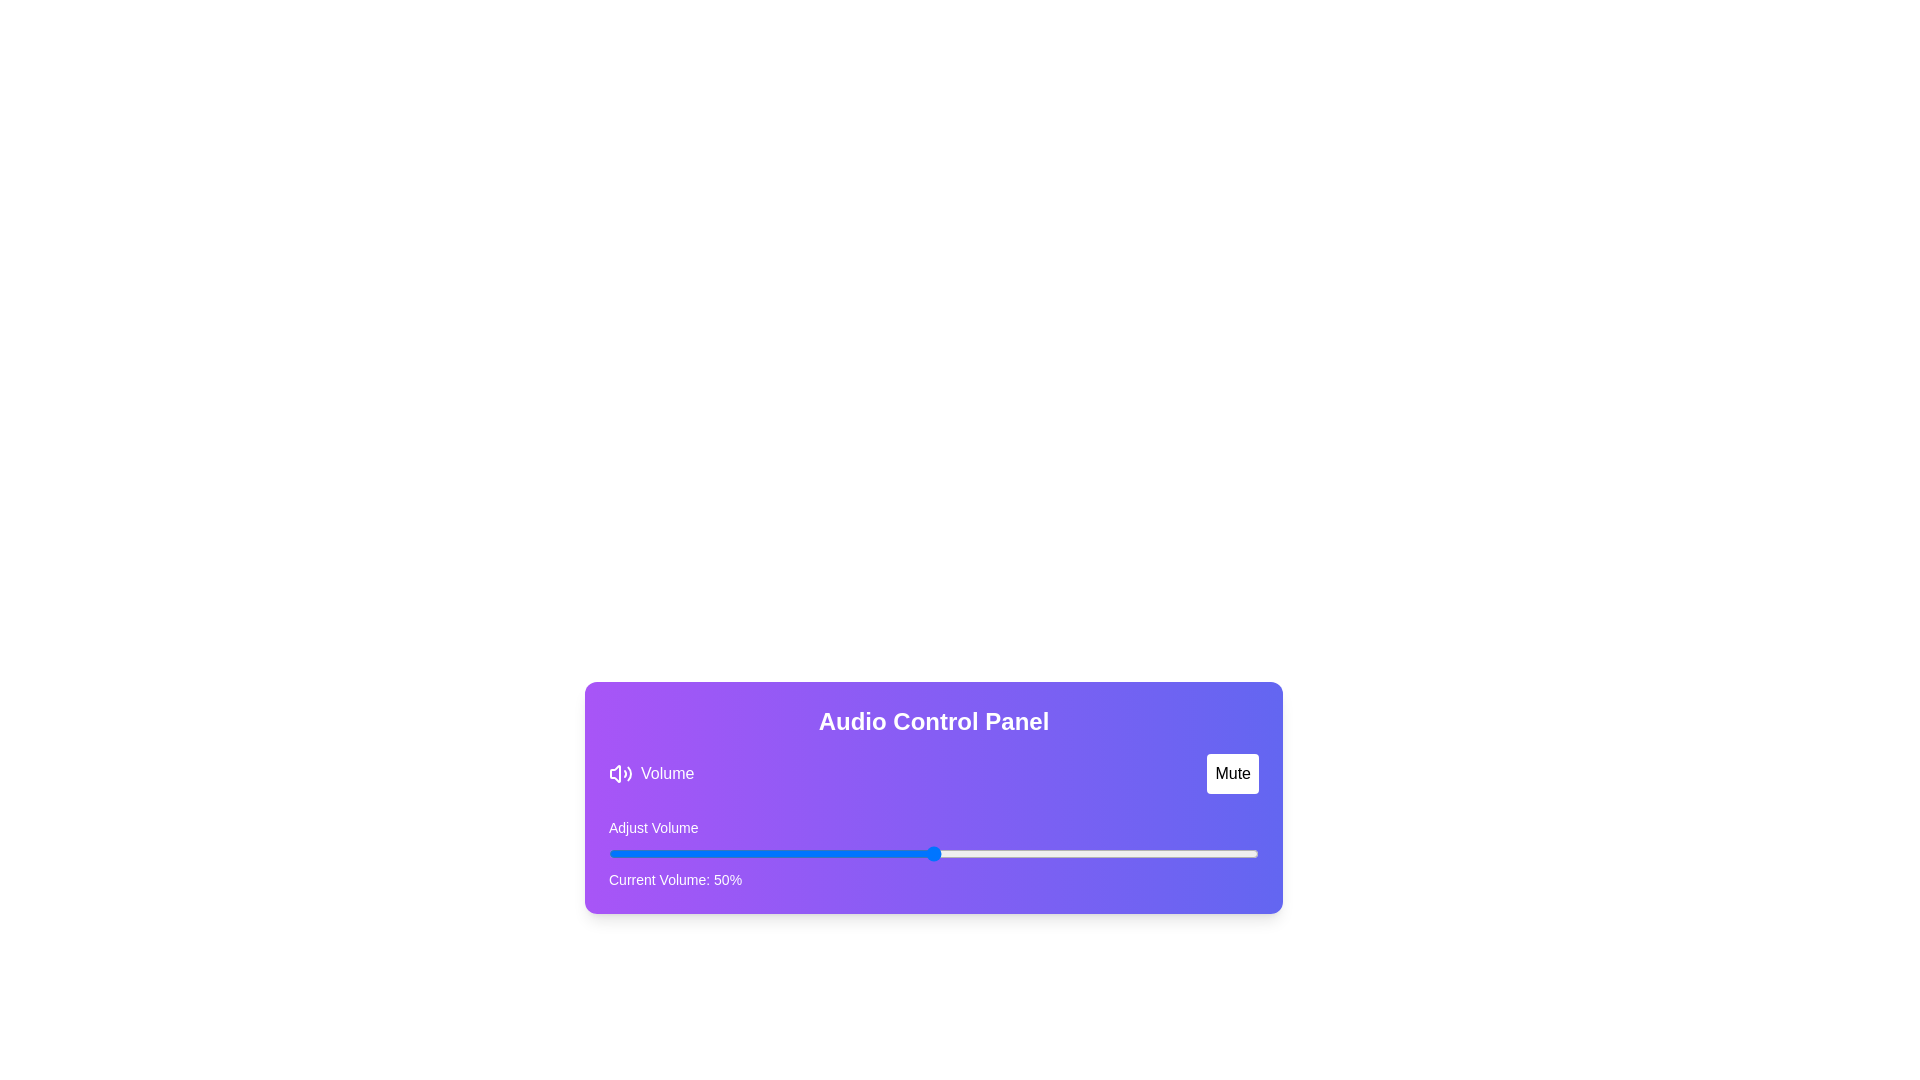 The image size is (1920, 1080). Describe the element at coordinates (608, 853) in the screenshot. I see `the volume slider` at that location.